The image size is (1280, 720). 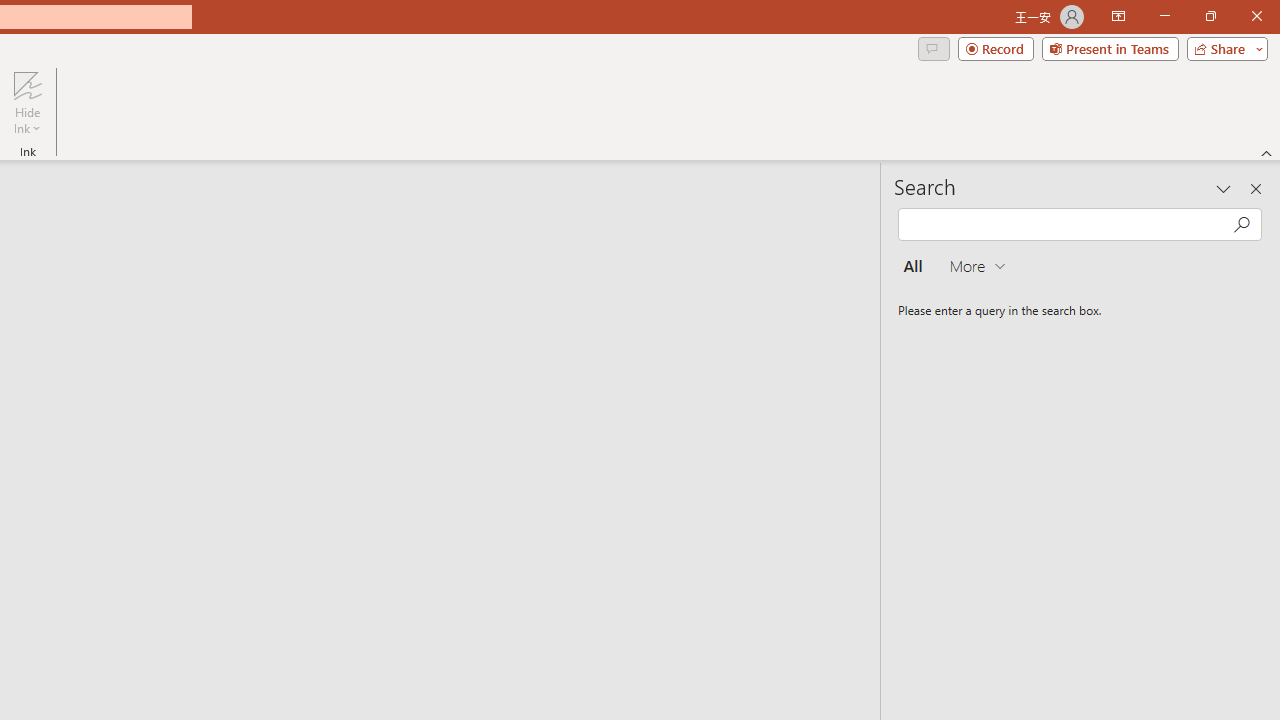 I want to click on 'Minimize', so click(x=1164, y=16).